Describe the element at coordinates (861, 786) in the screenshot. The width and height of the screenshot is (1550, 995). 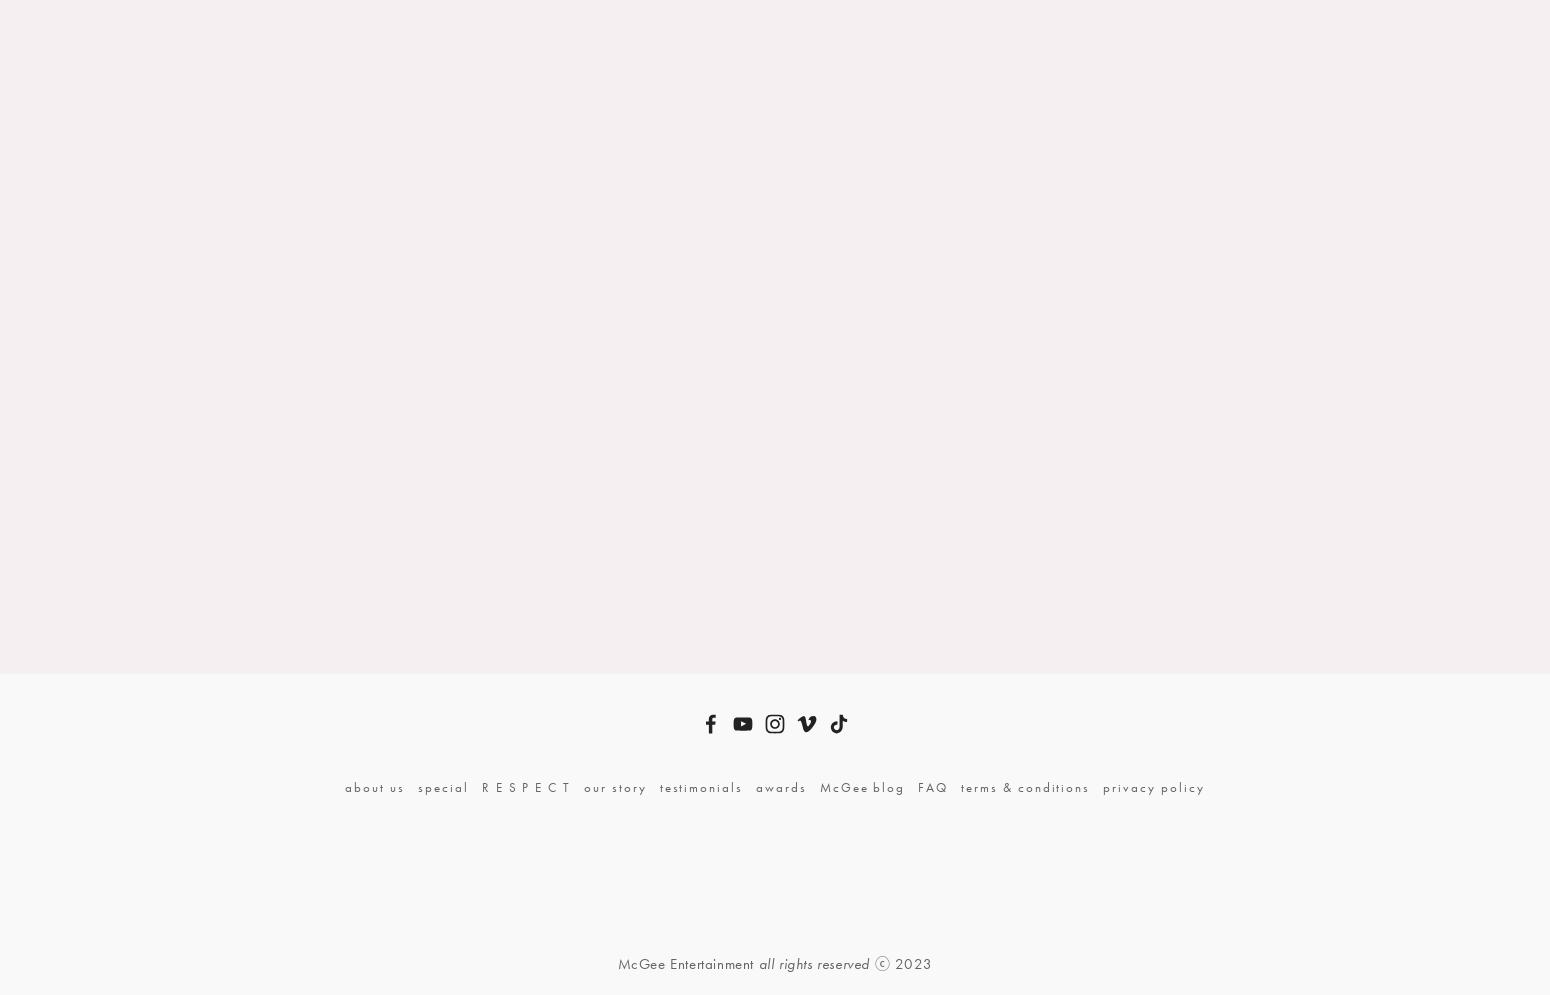
I see `'McGee blog'` at that location.